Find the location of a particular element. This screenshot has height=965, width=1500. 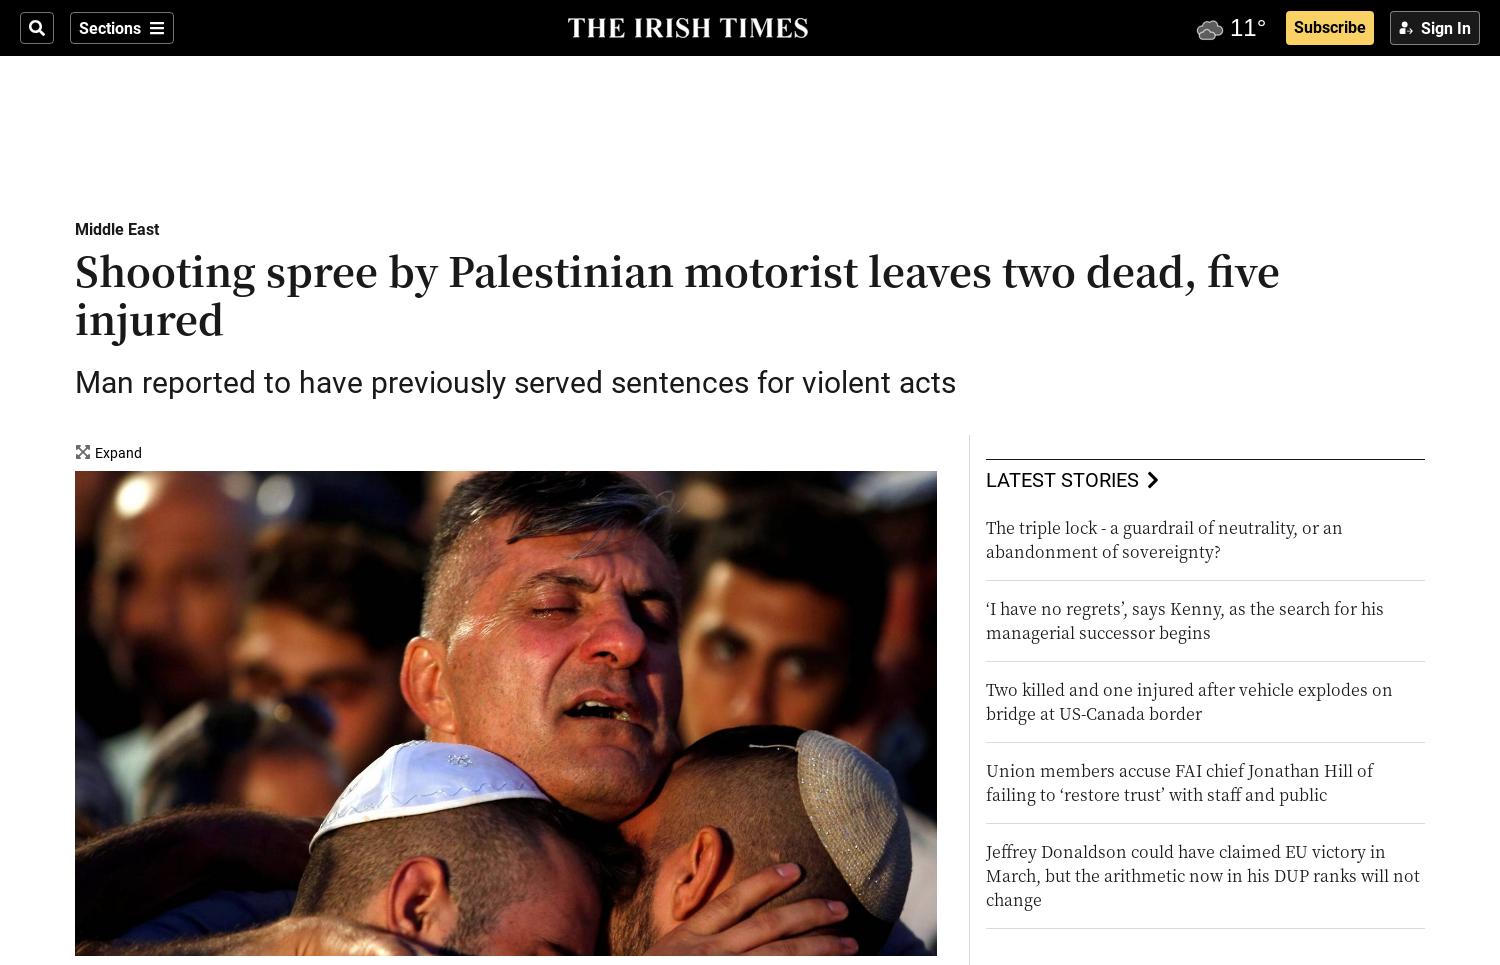

'Expand' is located at coordinates (117, 451).